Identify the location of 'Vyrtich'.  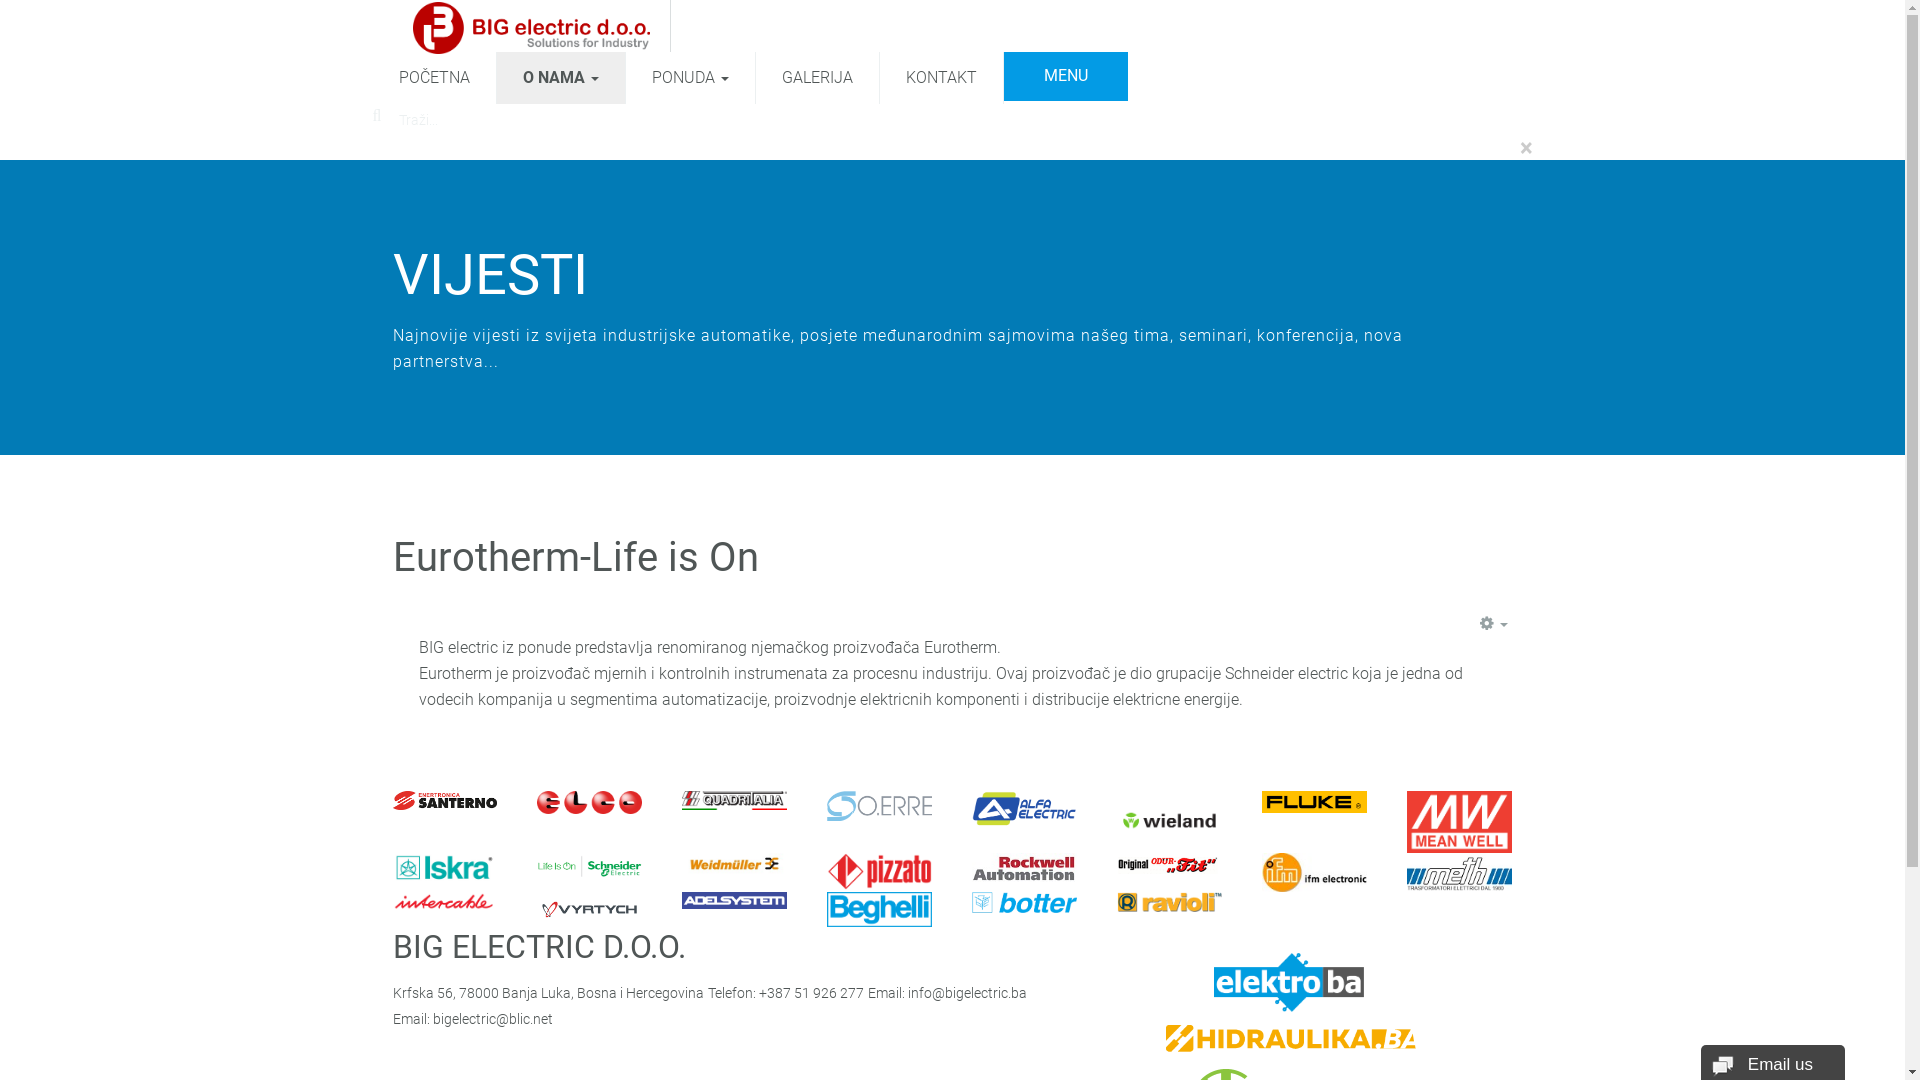
(588, 909).